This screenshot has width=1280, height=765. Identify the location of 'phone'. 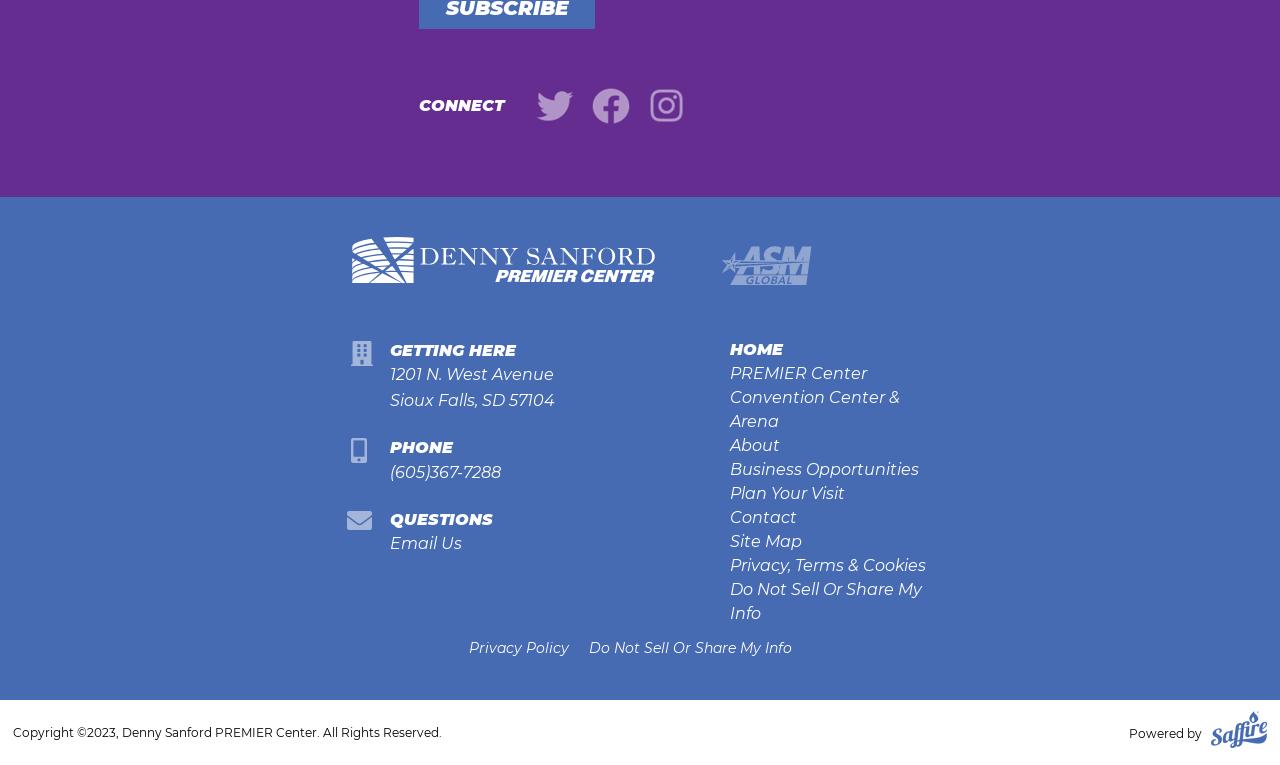
(419, 446).